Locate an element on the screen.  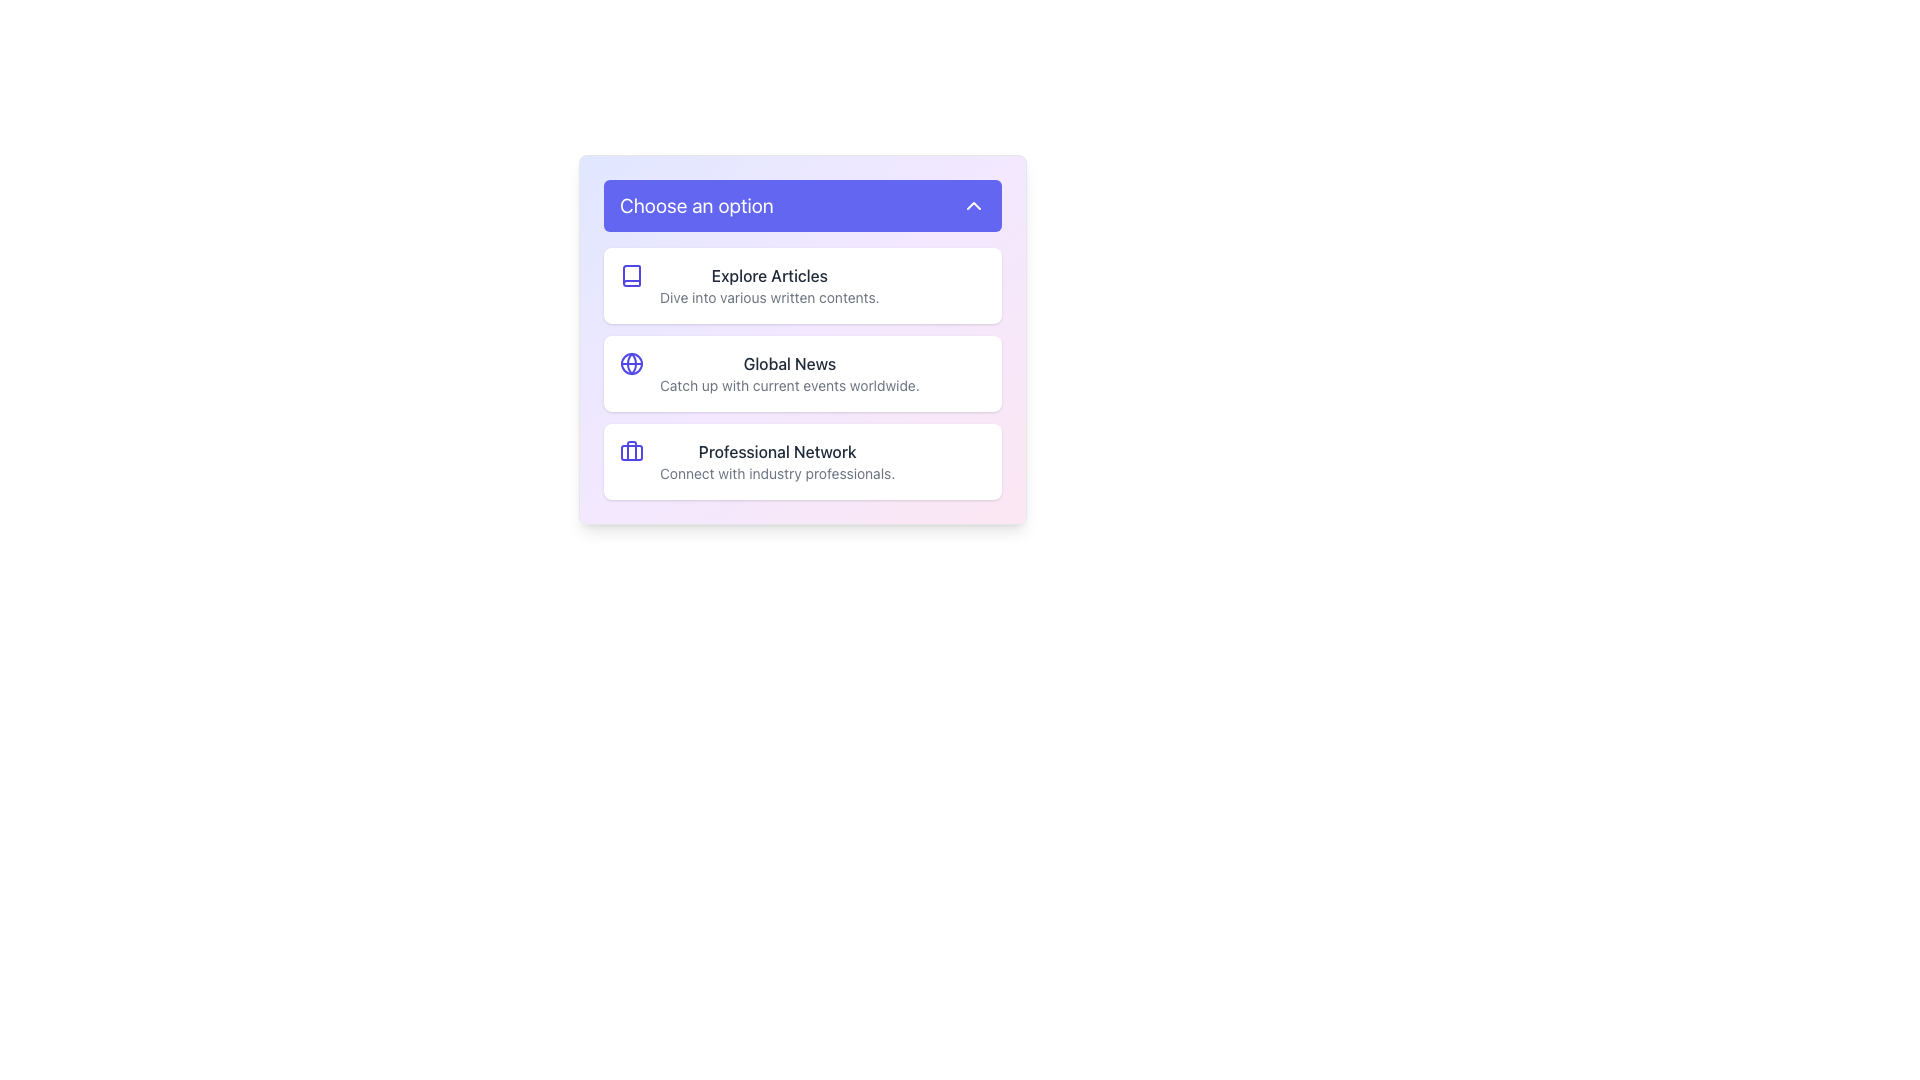
the small book-shaped icon located to the left of the text 'Explore Articles' in the first option's list item is located at coordinates (631, 276).